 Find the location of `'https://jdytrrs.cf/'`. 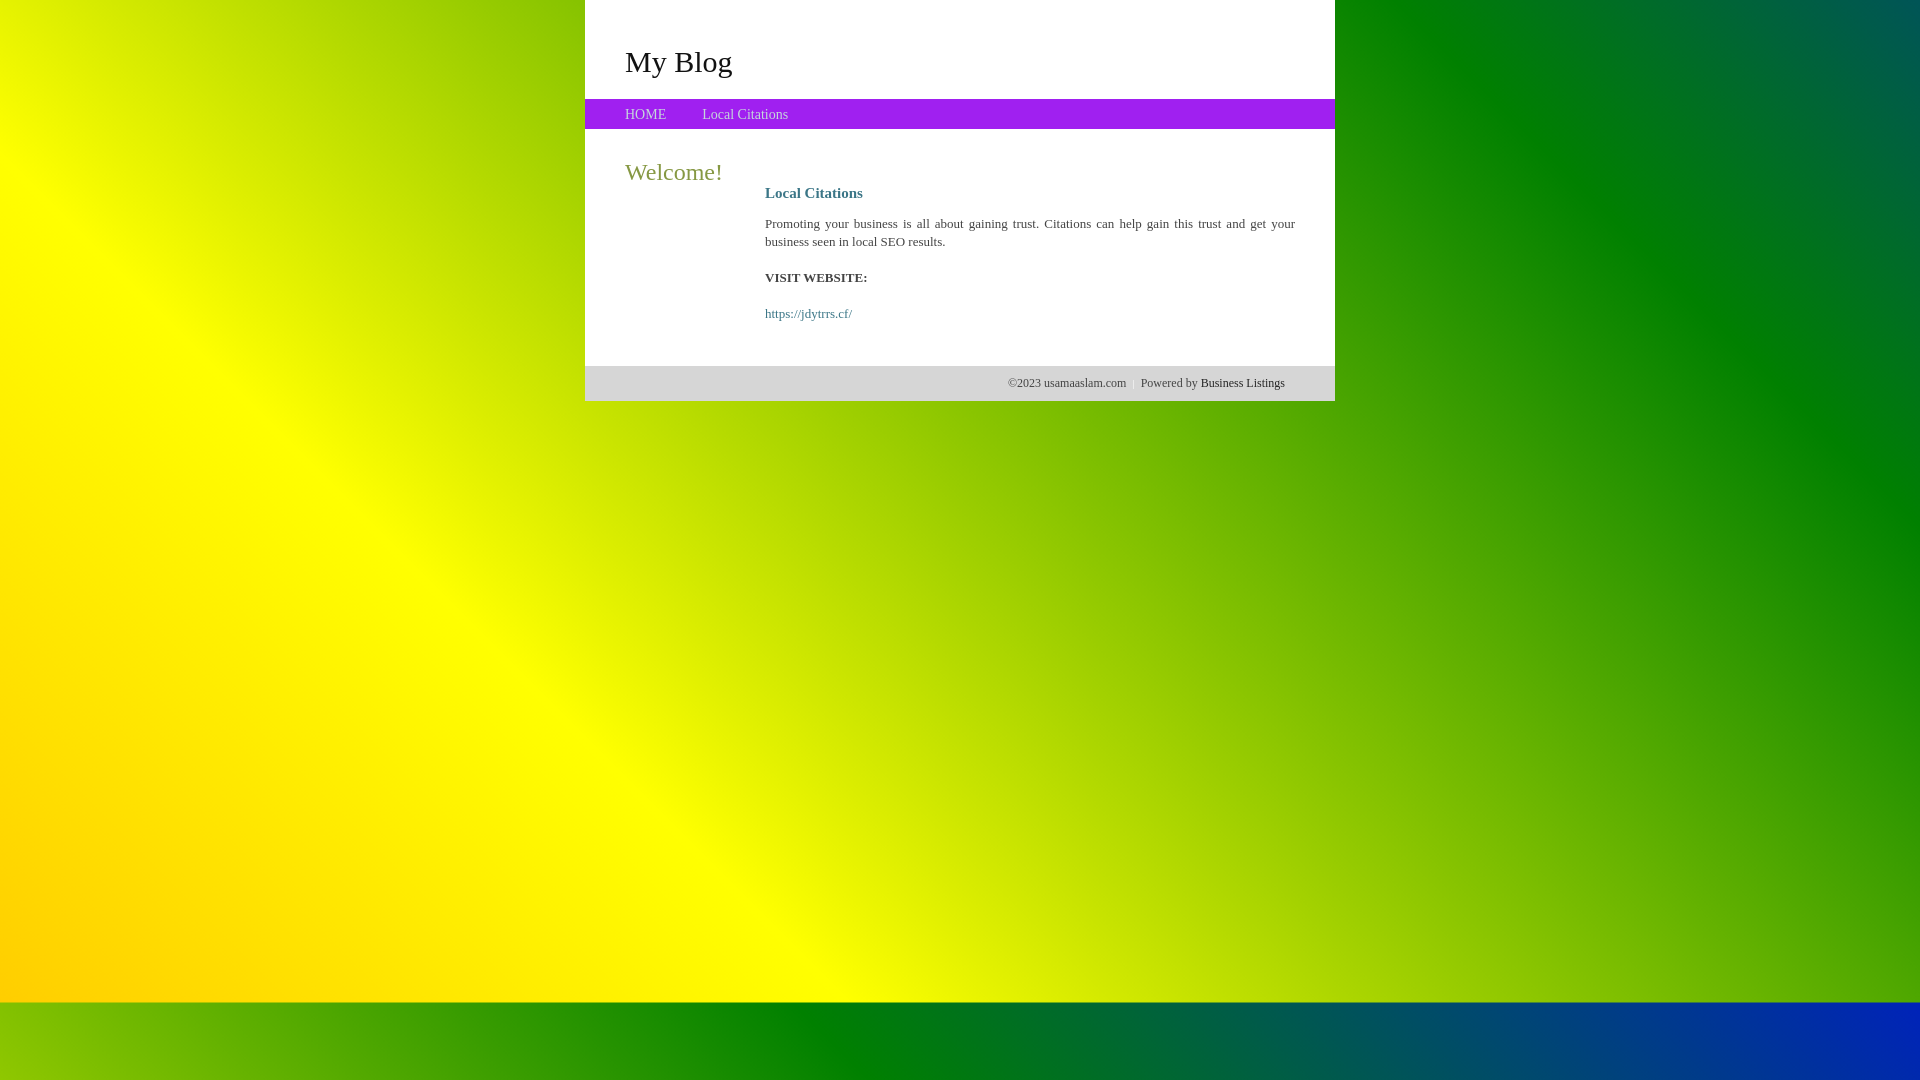

'https://jdytrrs.cf/' is located at coordinates (808, 313).